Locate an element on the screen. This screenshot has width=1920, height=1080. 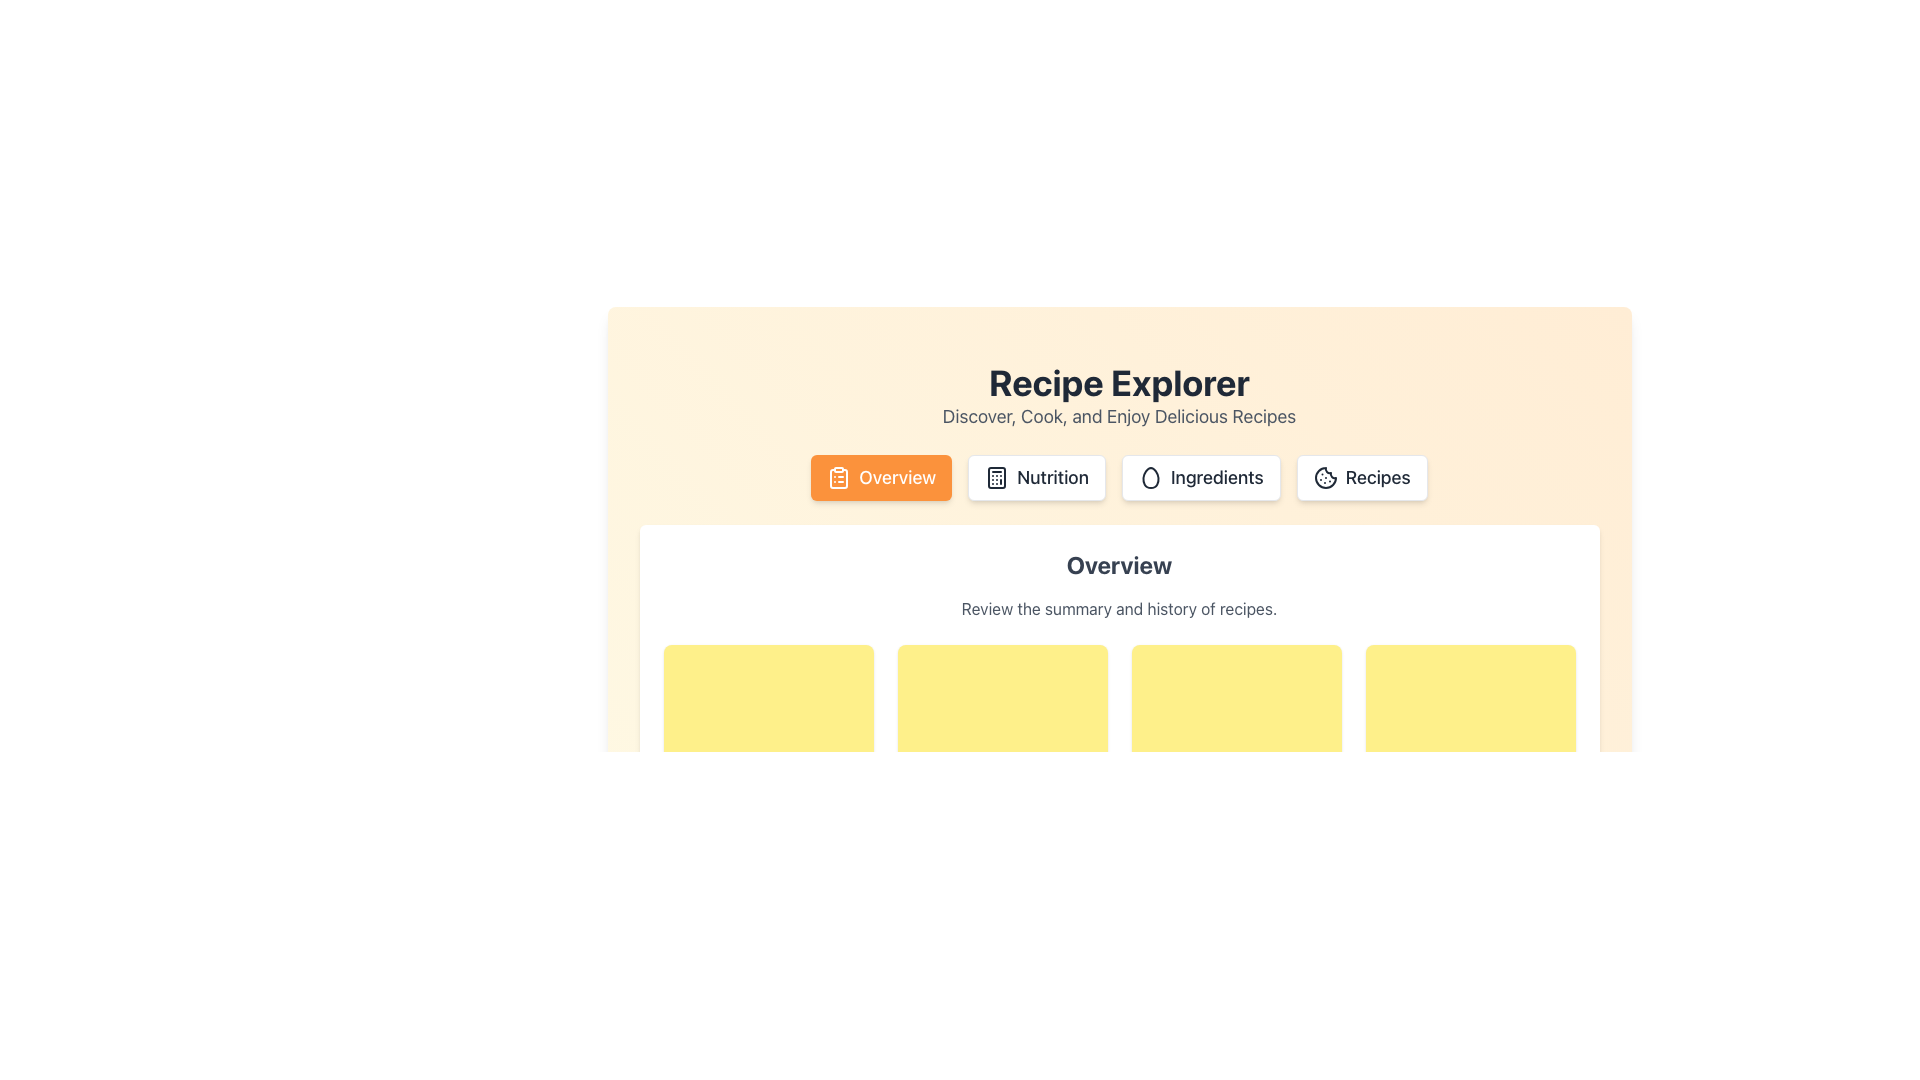
the third button in the group of four buttons, which navigates to the 'Ingredients' section of the application, to trigger a light orange highlight is located at coordinates (1200, 478).